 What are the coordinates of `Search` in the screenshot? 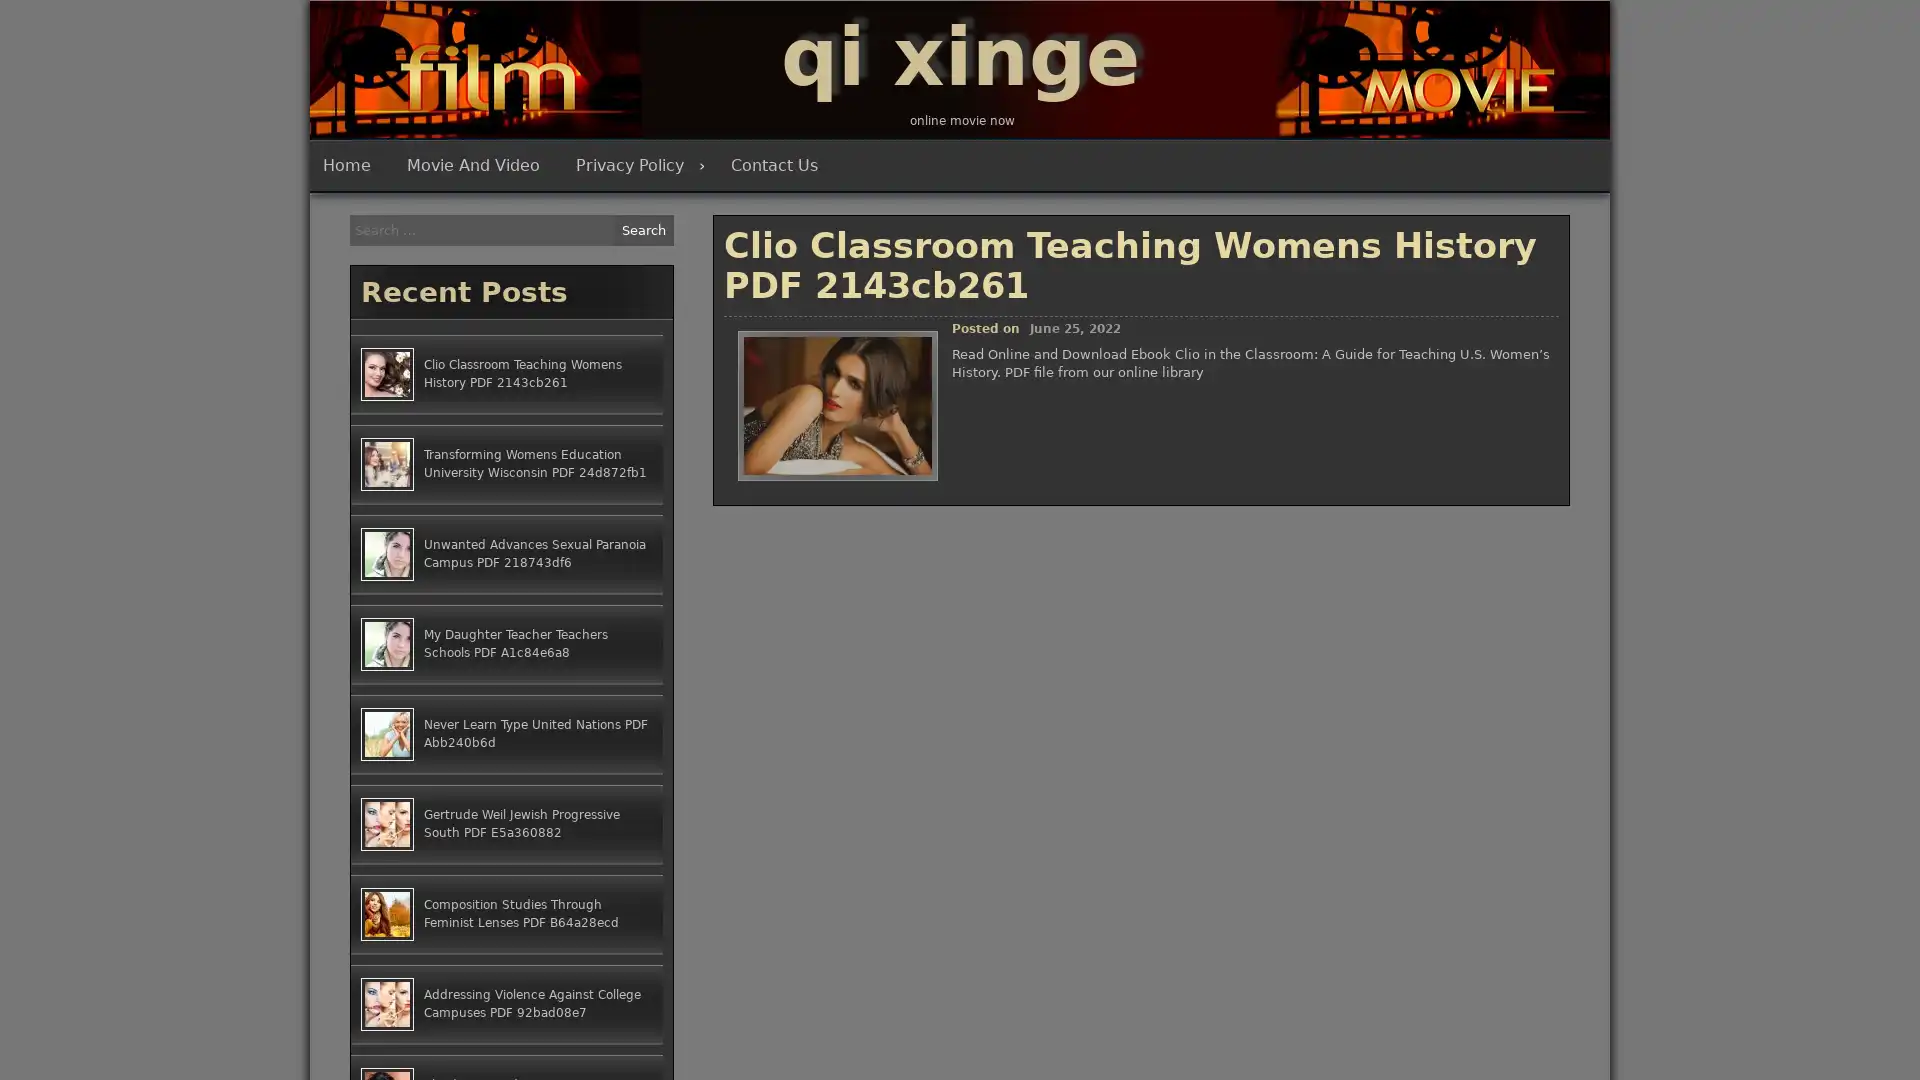 It's located at (643, 229).